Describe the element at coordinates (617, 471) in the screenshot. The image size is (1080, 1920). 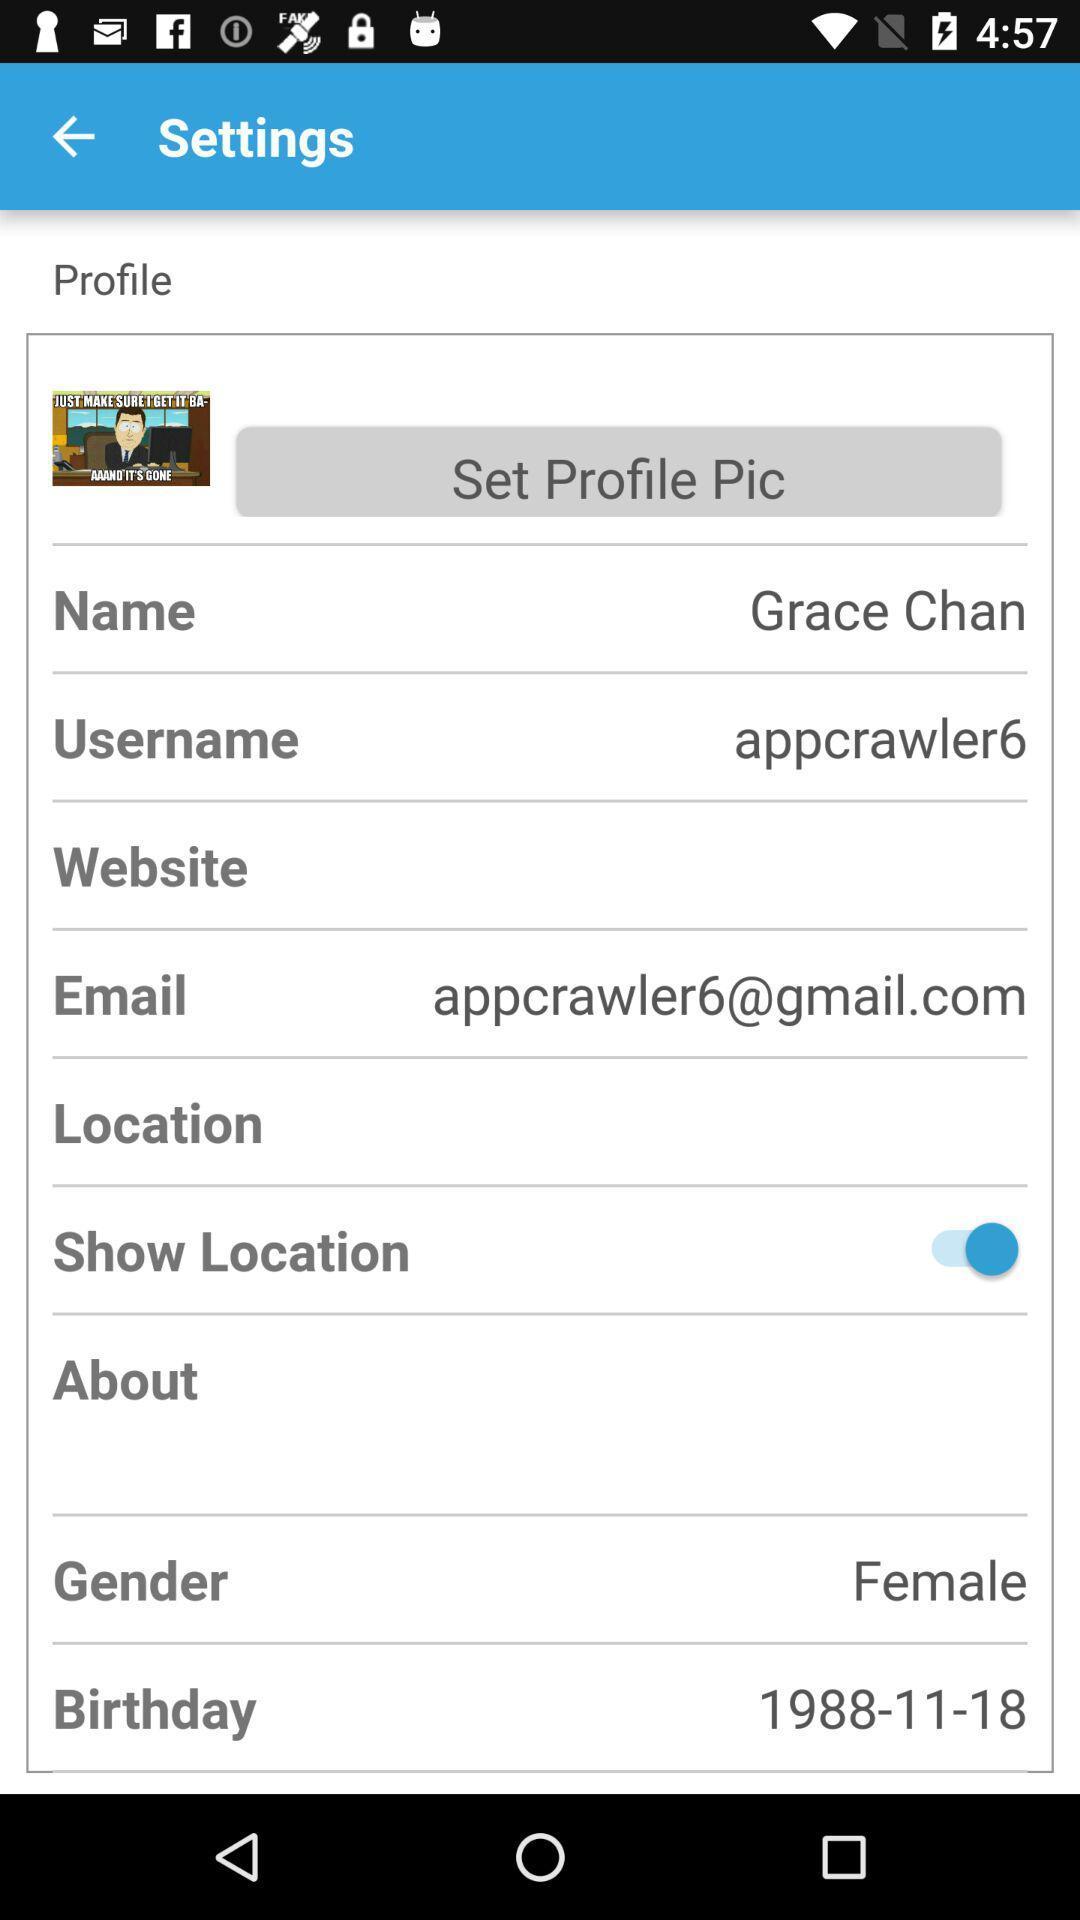
I see `the set profile pic icon` at that location.